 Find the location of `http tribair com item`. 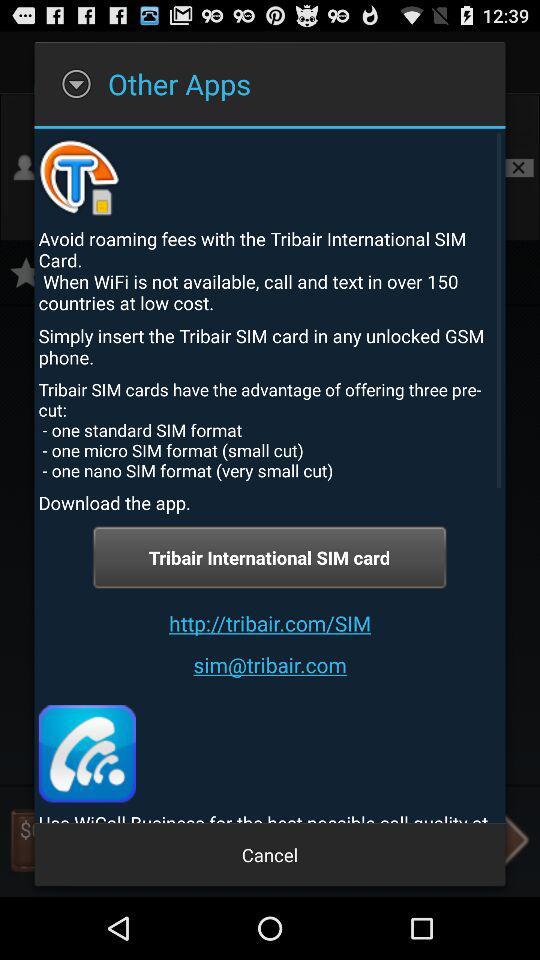

http tribair com item is located at coordinates (270, 622).